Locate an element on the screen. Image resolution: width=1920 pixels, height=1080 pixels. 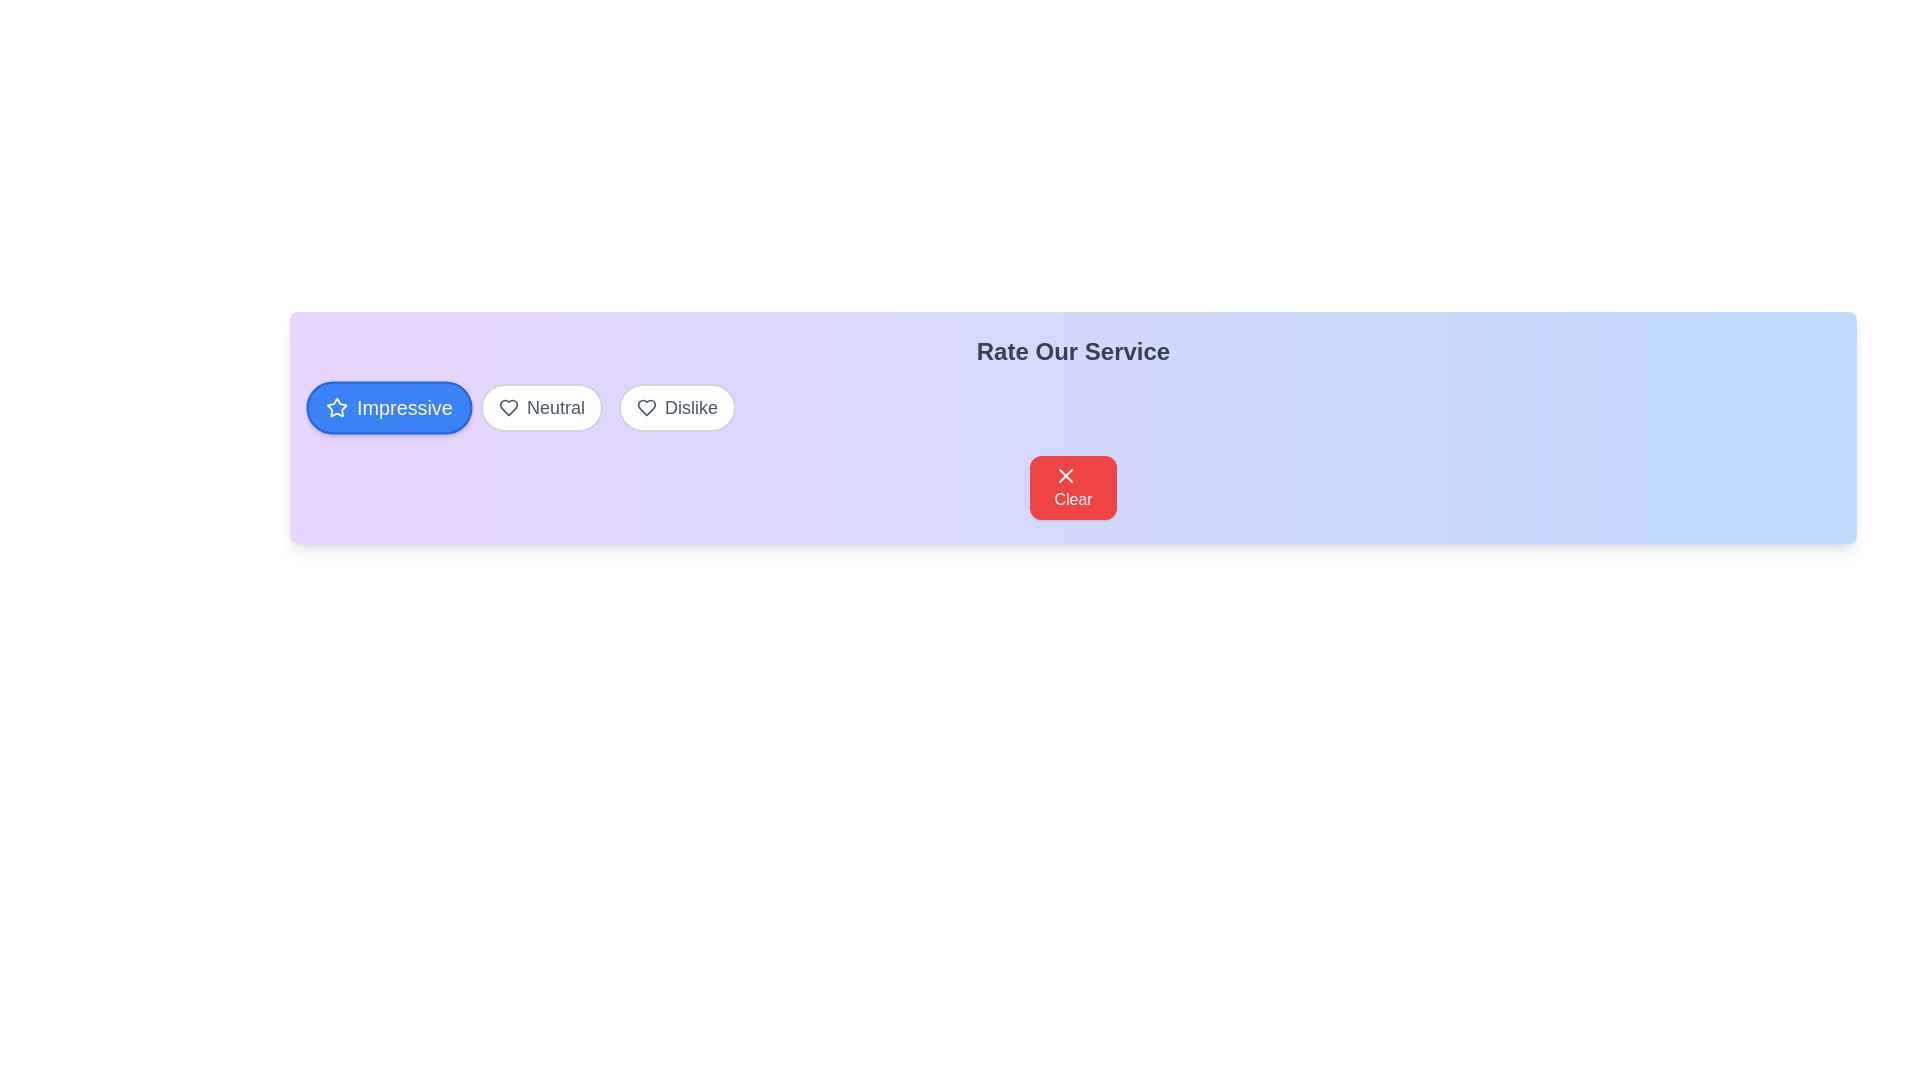
the rating option Neutral by clicking on its corresponding button is located at coordinates (542, 407).